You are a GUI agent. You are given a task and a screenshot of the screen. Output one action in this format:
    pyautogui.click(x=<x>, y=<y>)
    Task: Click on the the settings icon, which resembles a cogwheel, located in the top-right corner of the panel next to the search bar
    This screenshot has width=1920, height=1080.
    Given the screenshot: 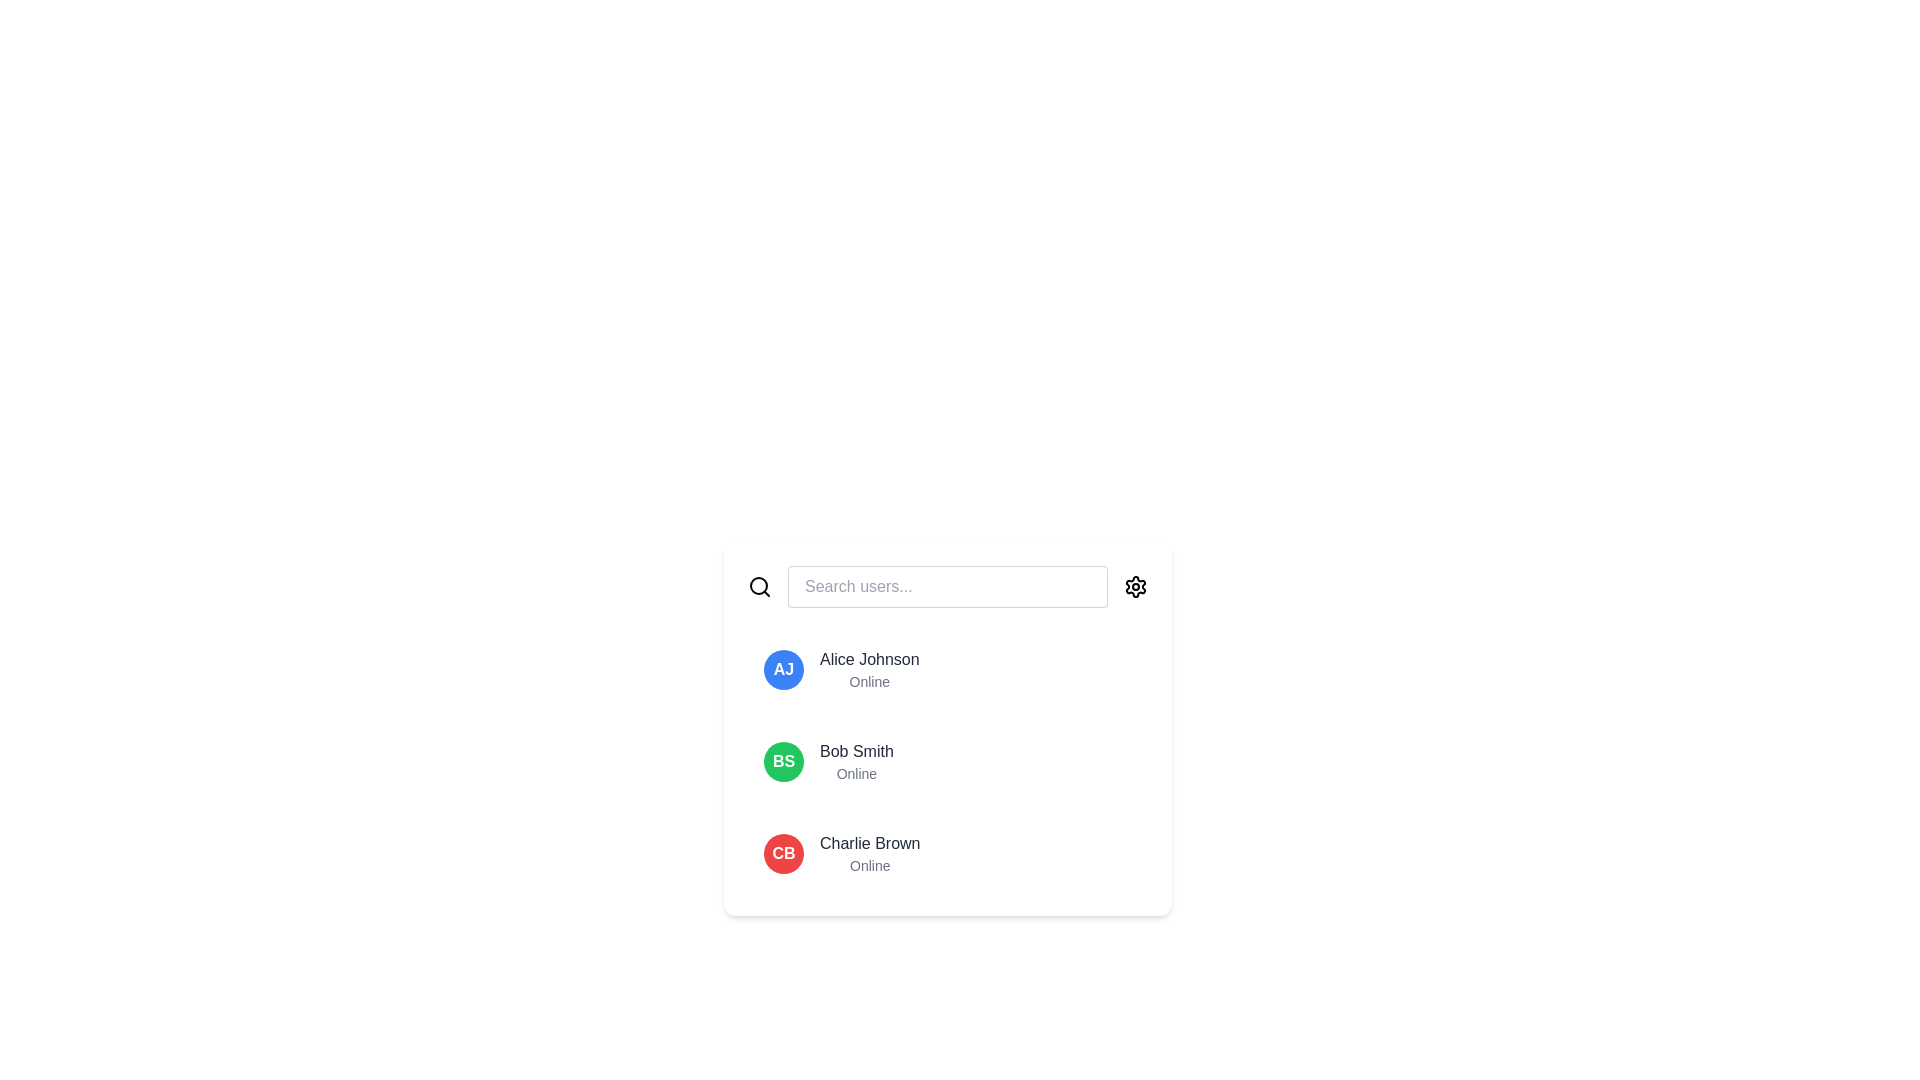 What is the action you would take?
    pyautogui.click(x=1136, y=585)
    